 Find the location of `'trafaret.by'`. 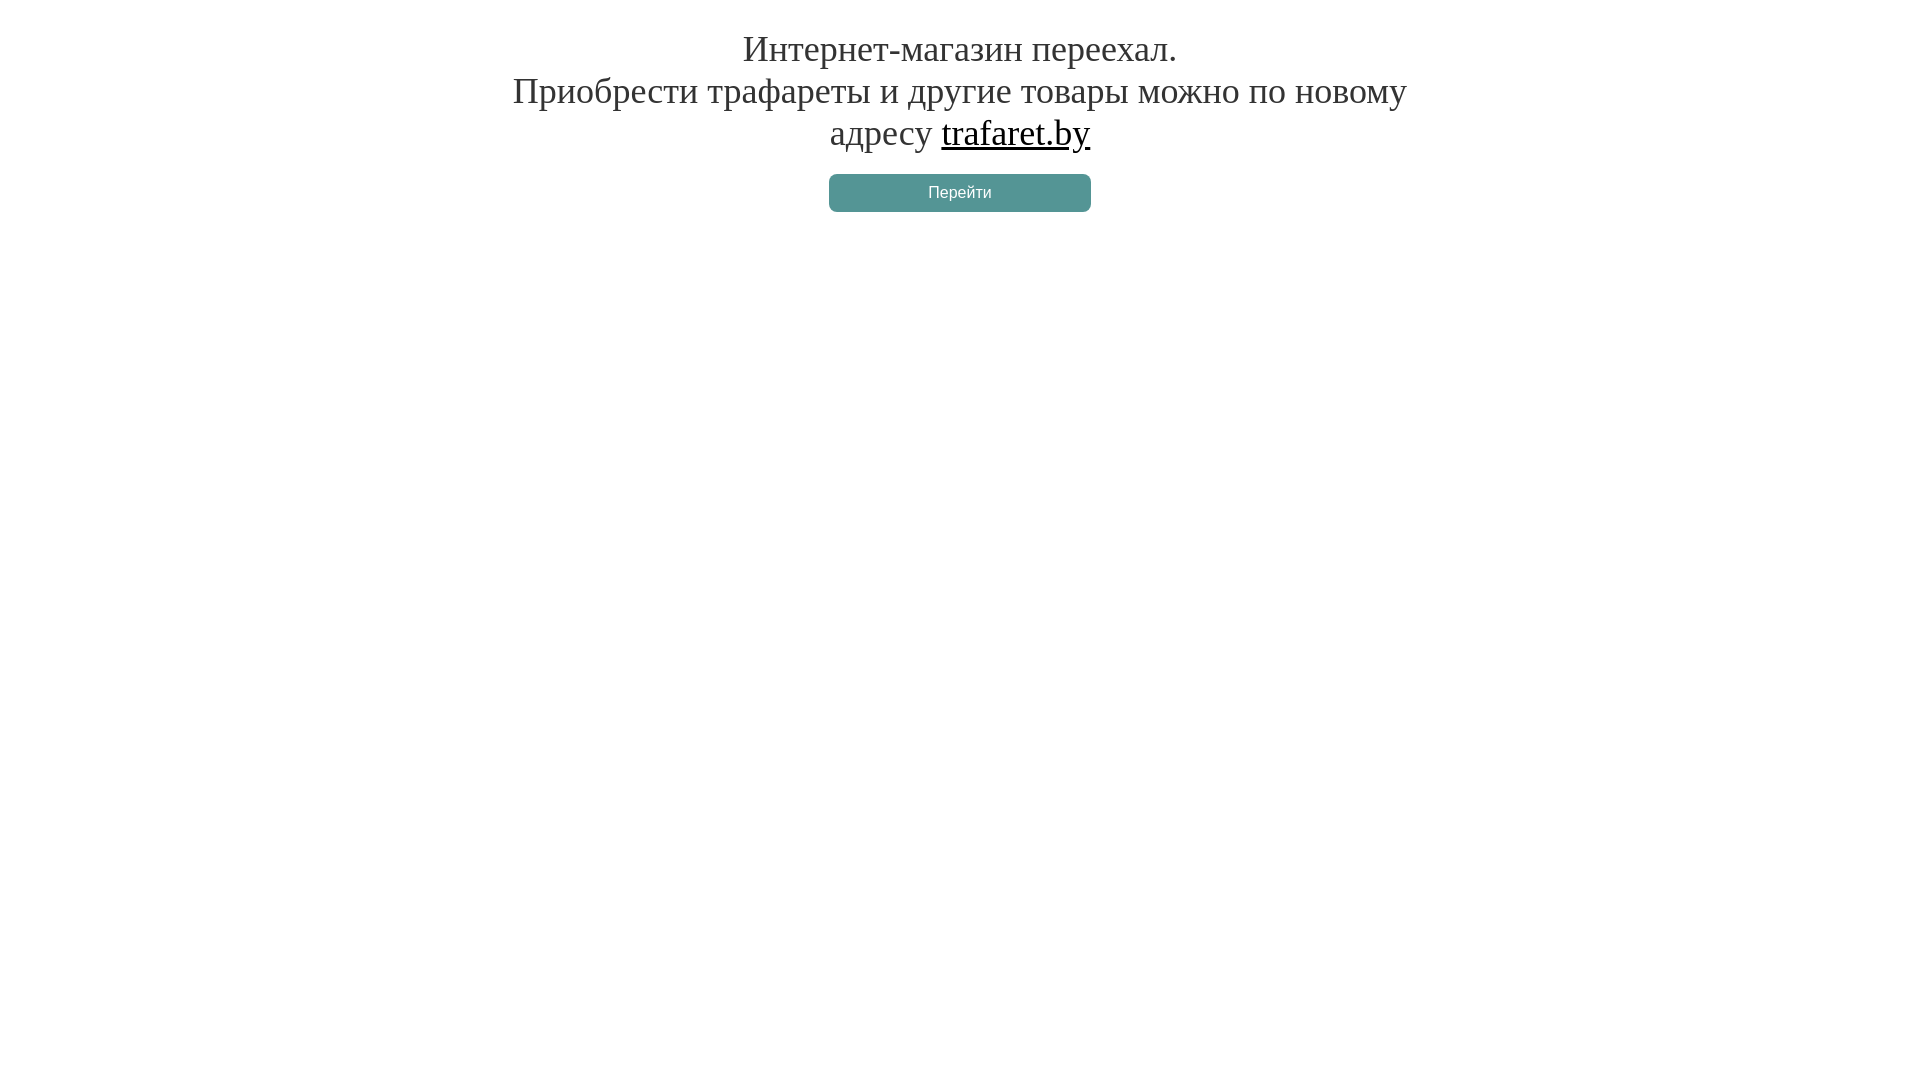

'trafaret.by' is located at coordinates (1015, 132).